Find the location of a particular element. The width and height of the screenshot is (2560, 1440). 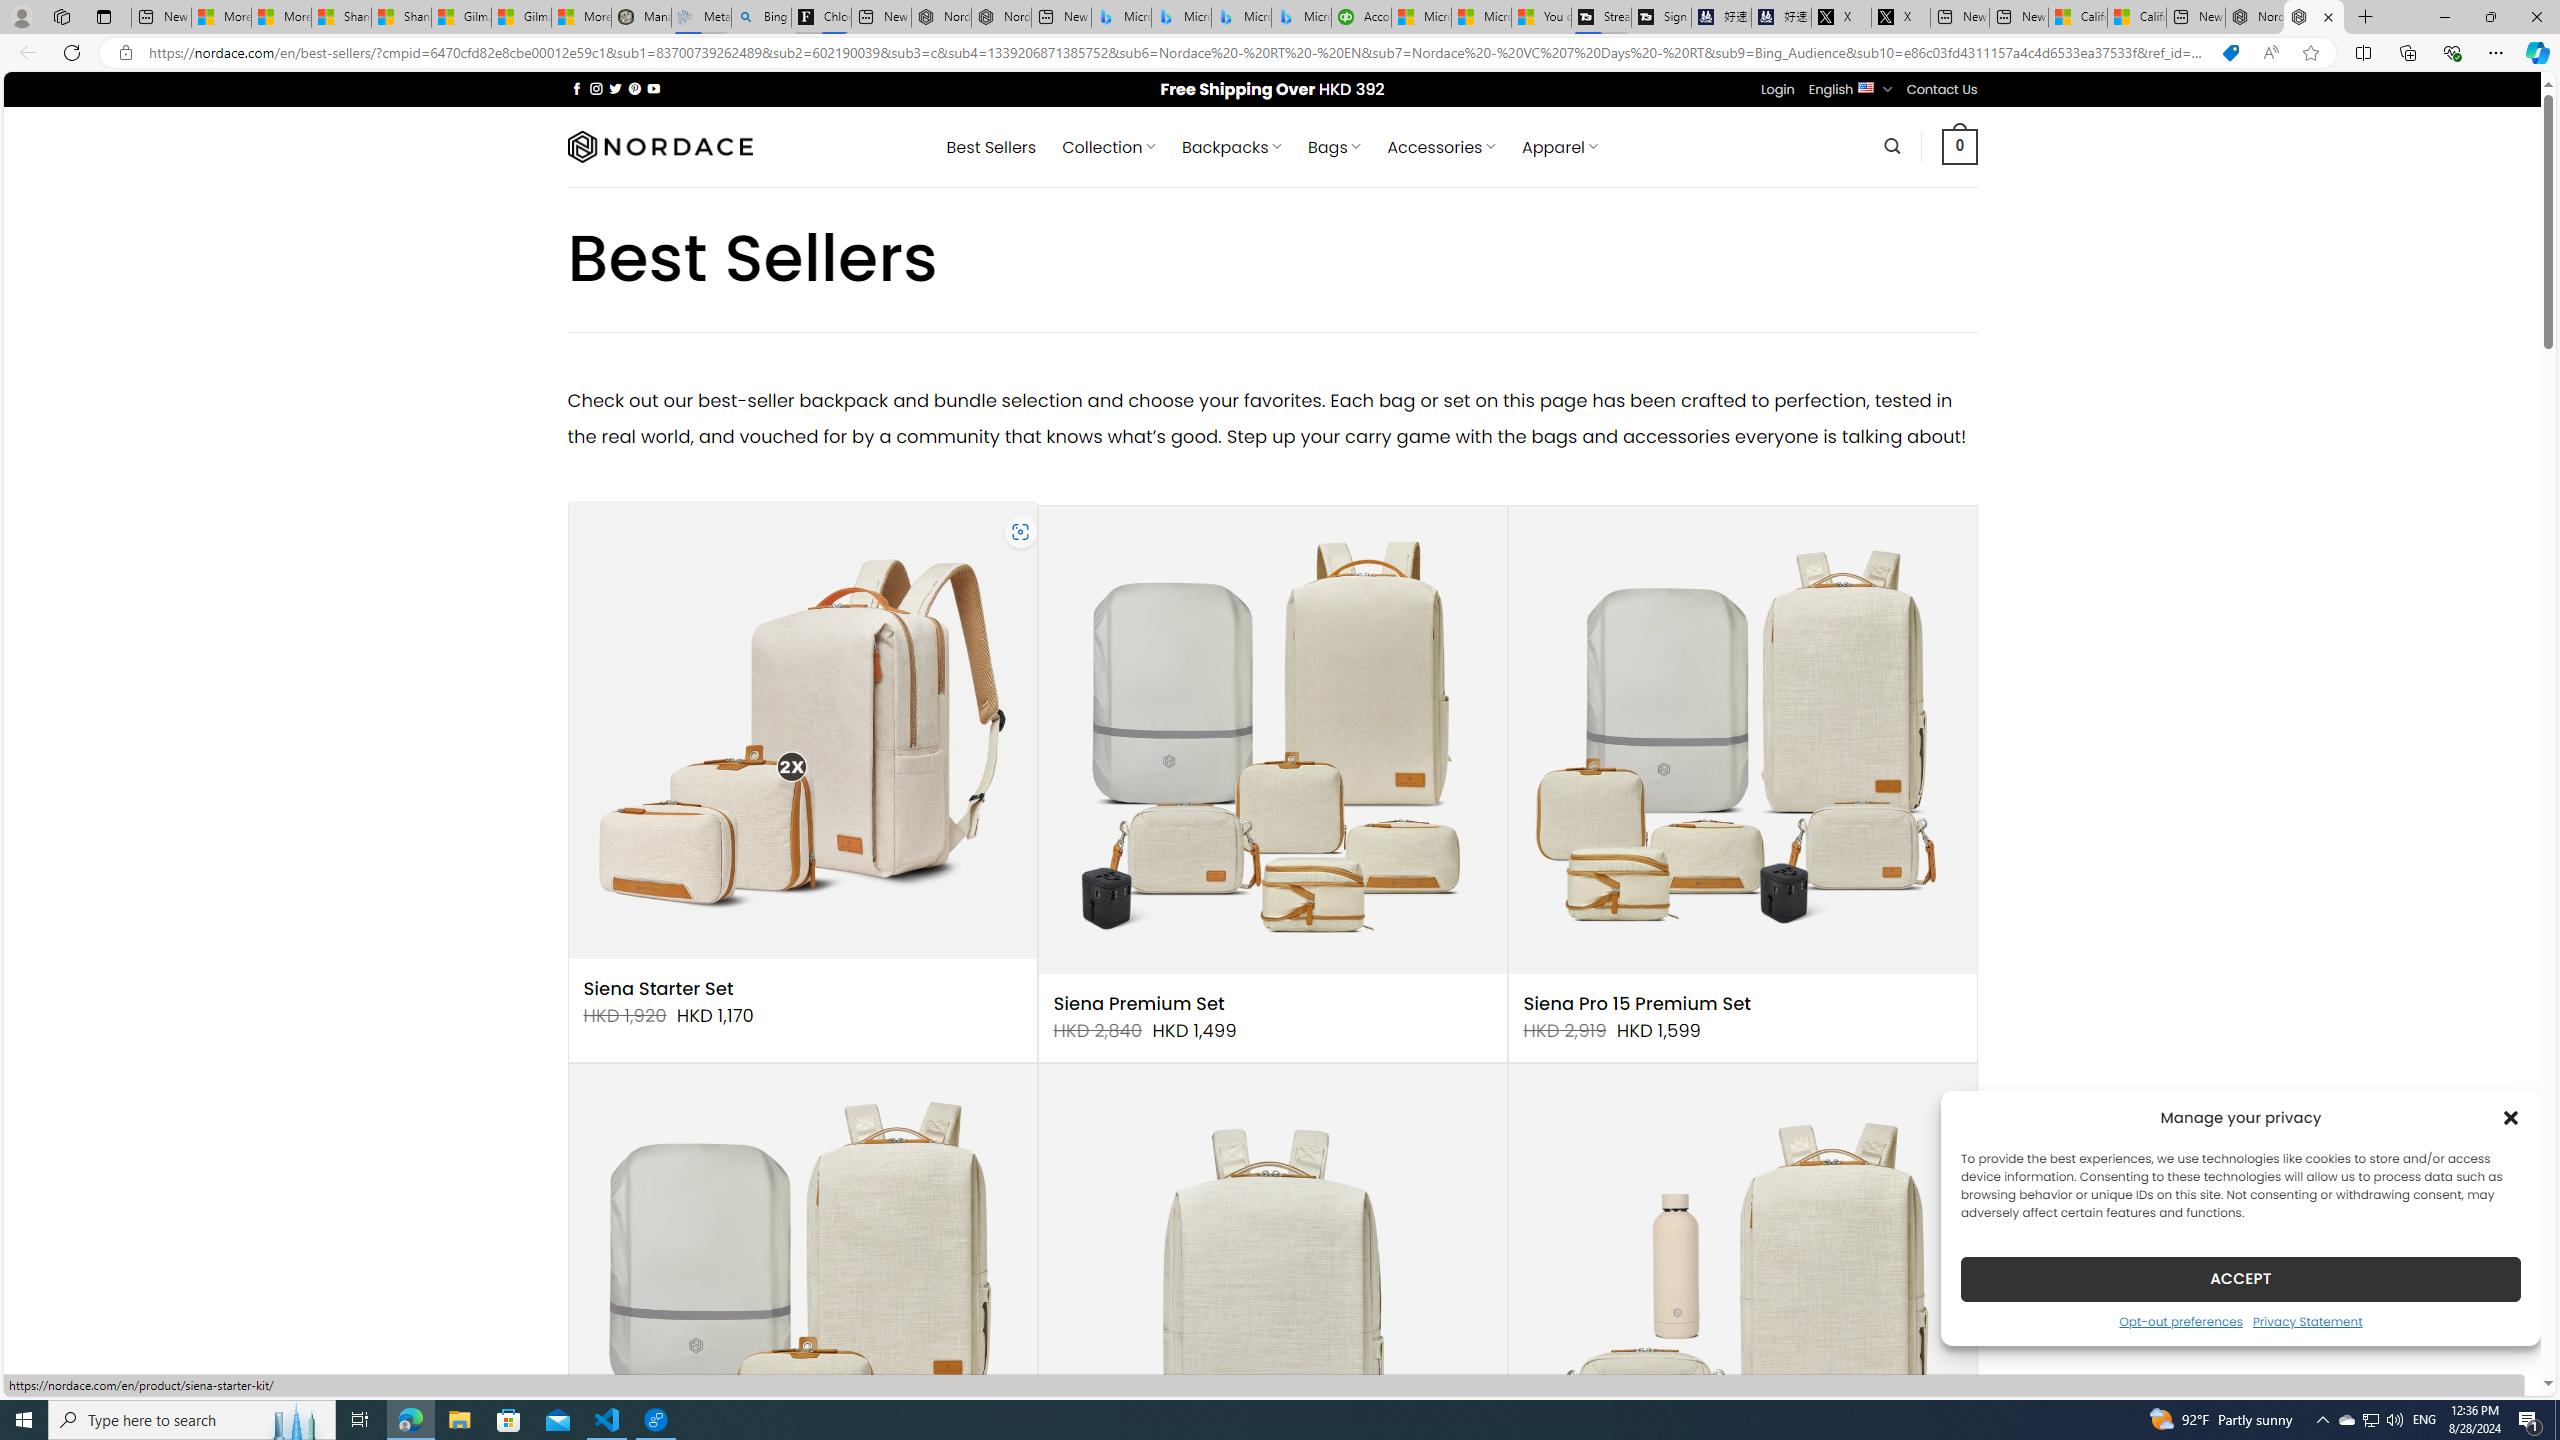

'Microsoft Bing Travel - Stays in Bangkok, Bangkok, Thailand' is located at coordinates (1181, 16).